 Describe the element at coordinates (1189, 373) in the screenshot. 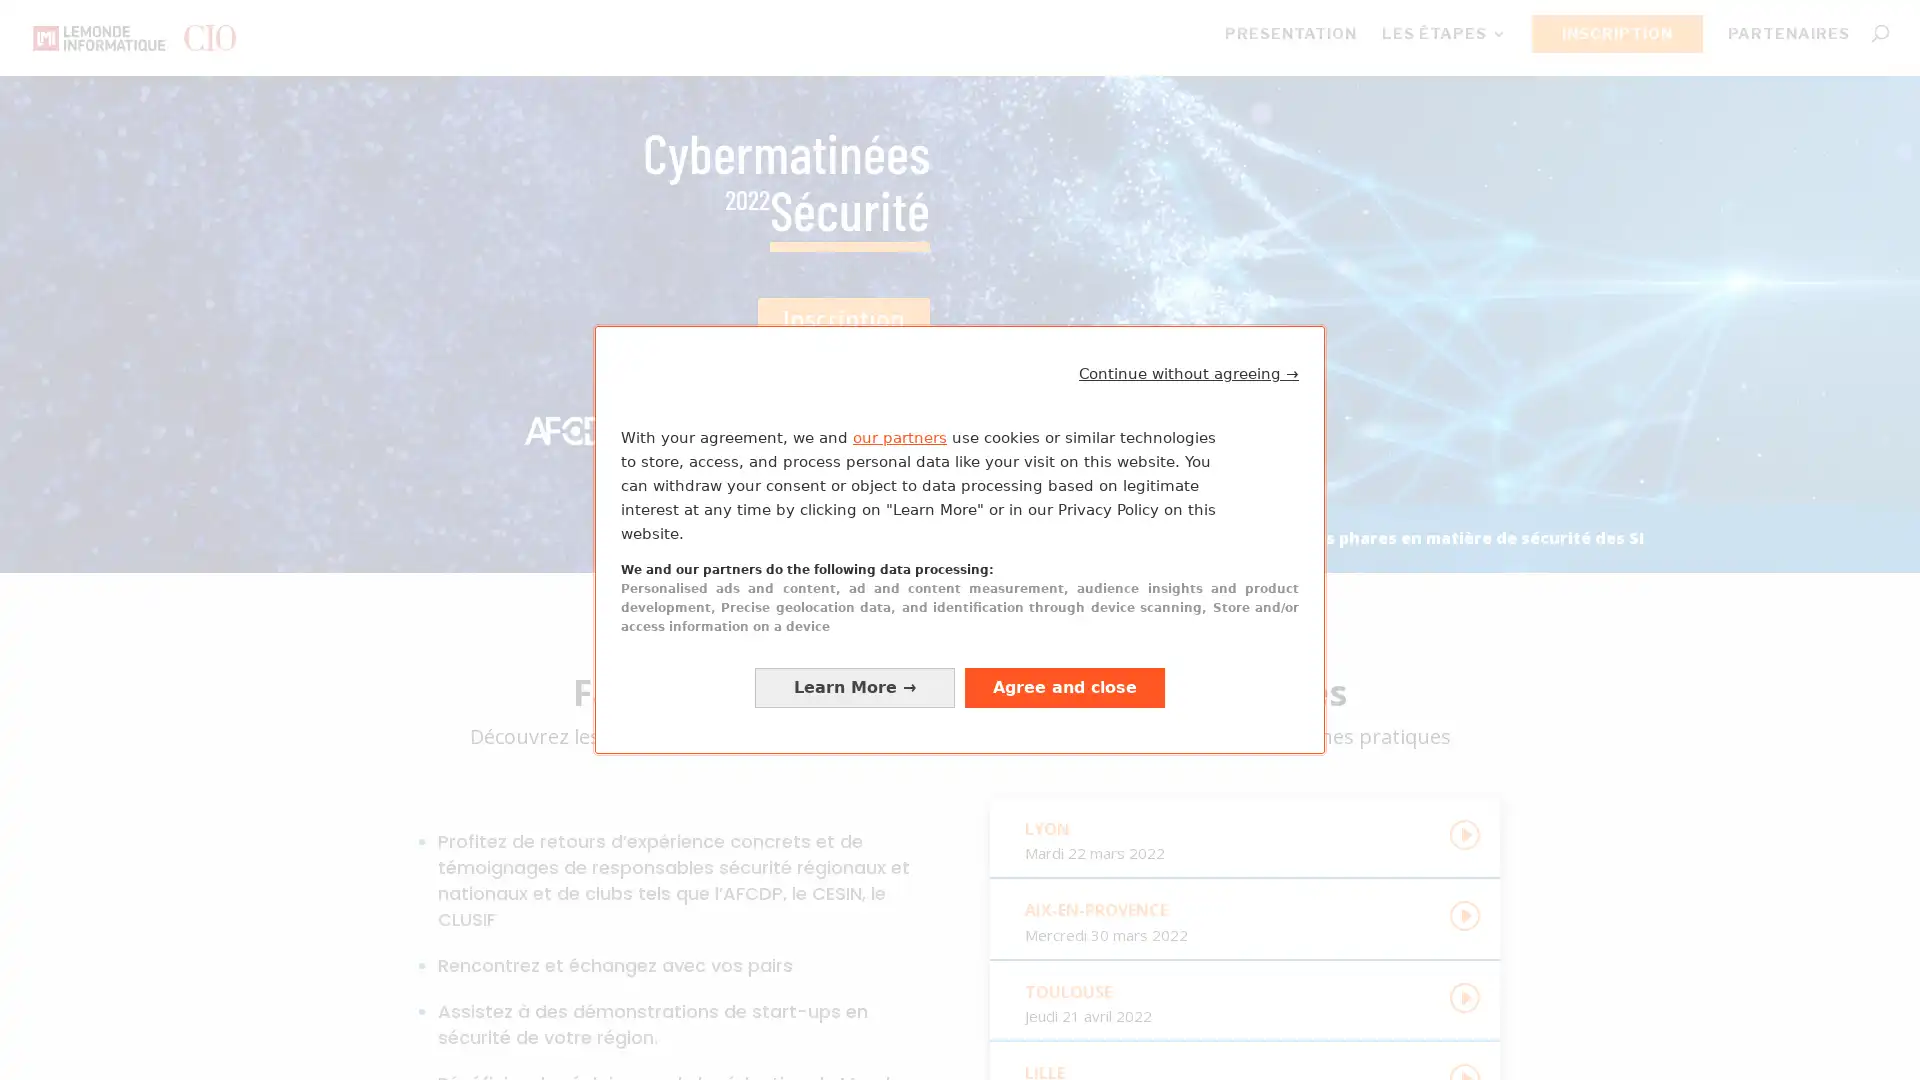

I see `Continue without agreeing` at that location.